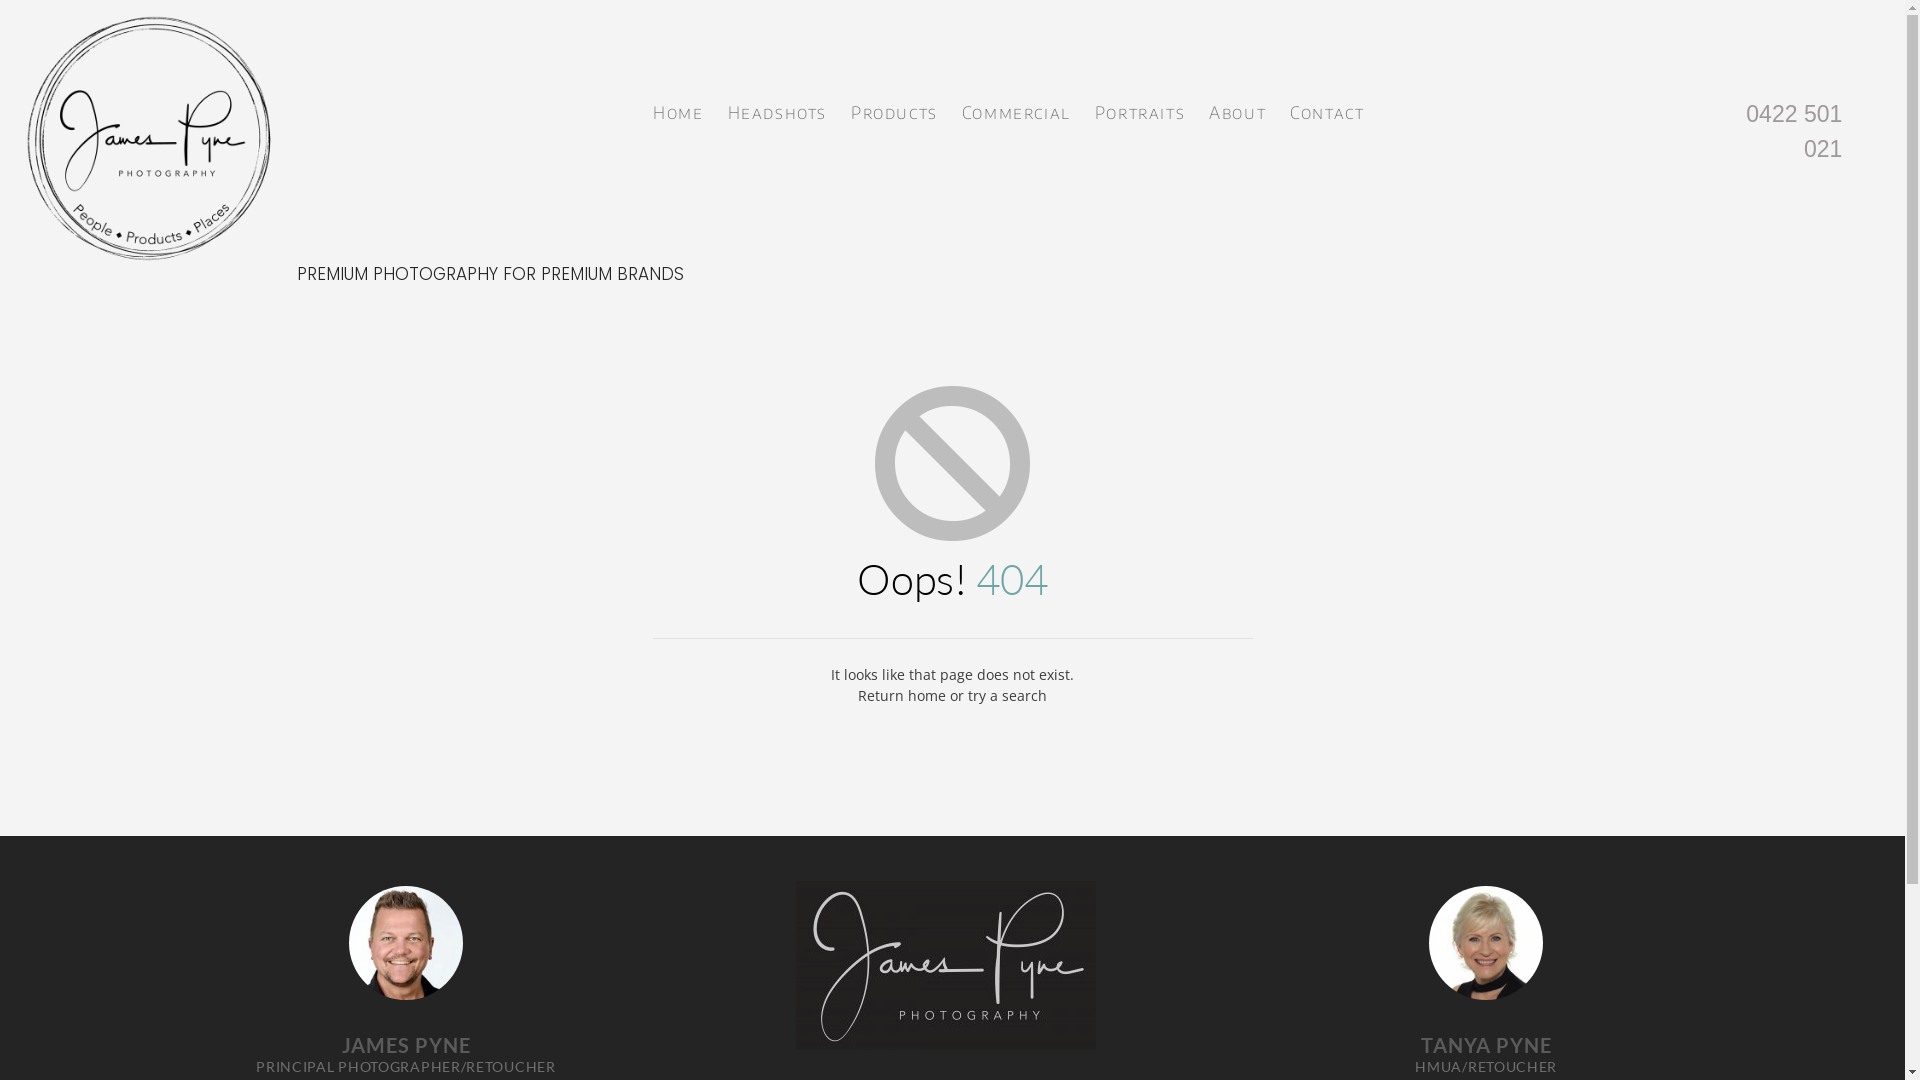  Describe the element at coordinates (1326, 108) in the screenshot. I see `'Contact'` at that location.